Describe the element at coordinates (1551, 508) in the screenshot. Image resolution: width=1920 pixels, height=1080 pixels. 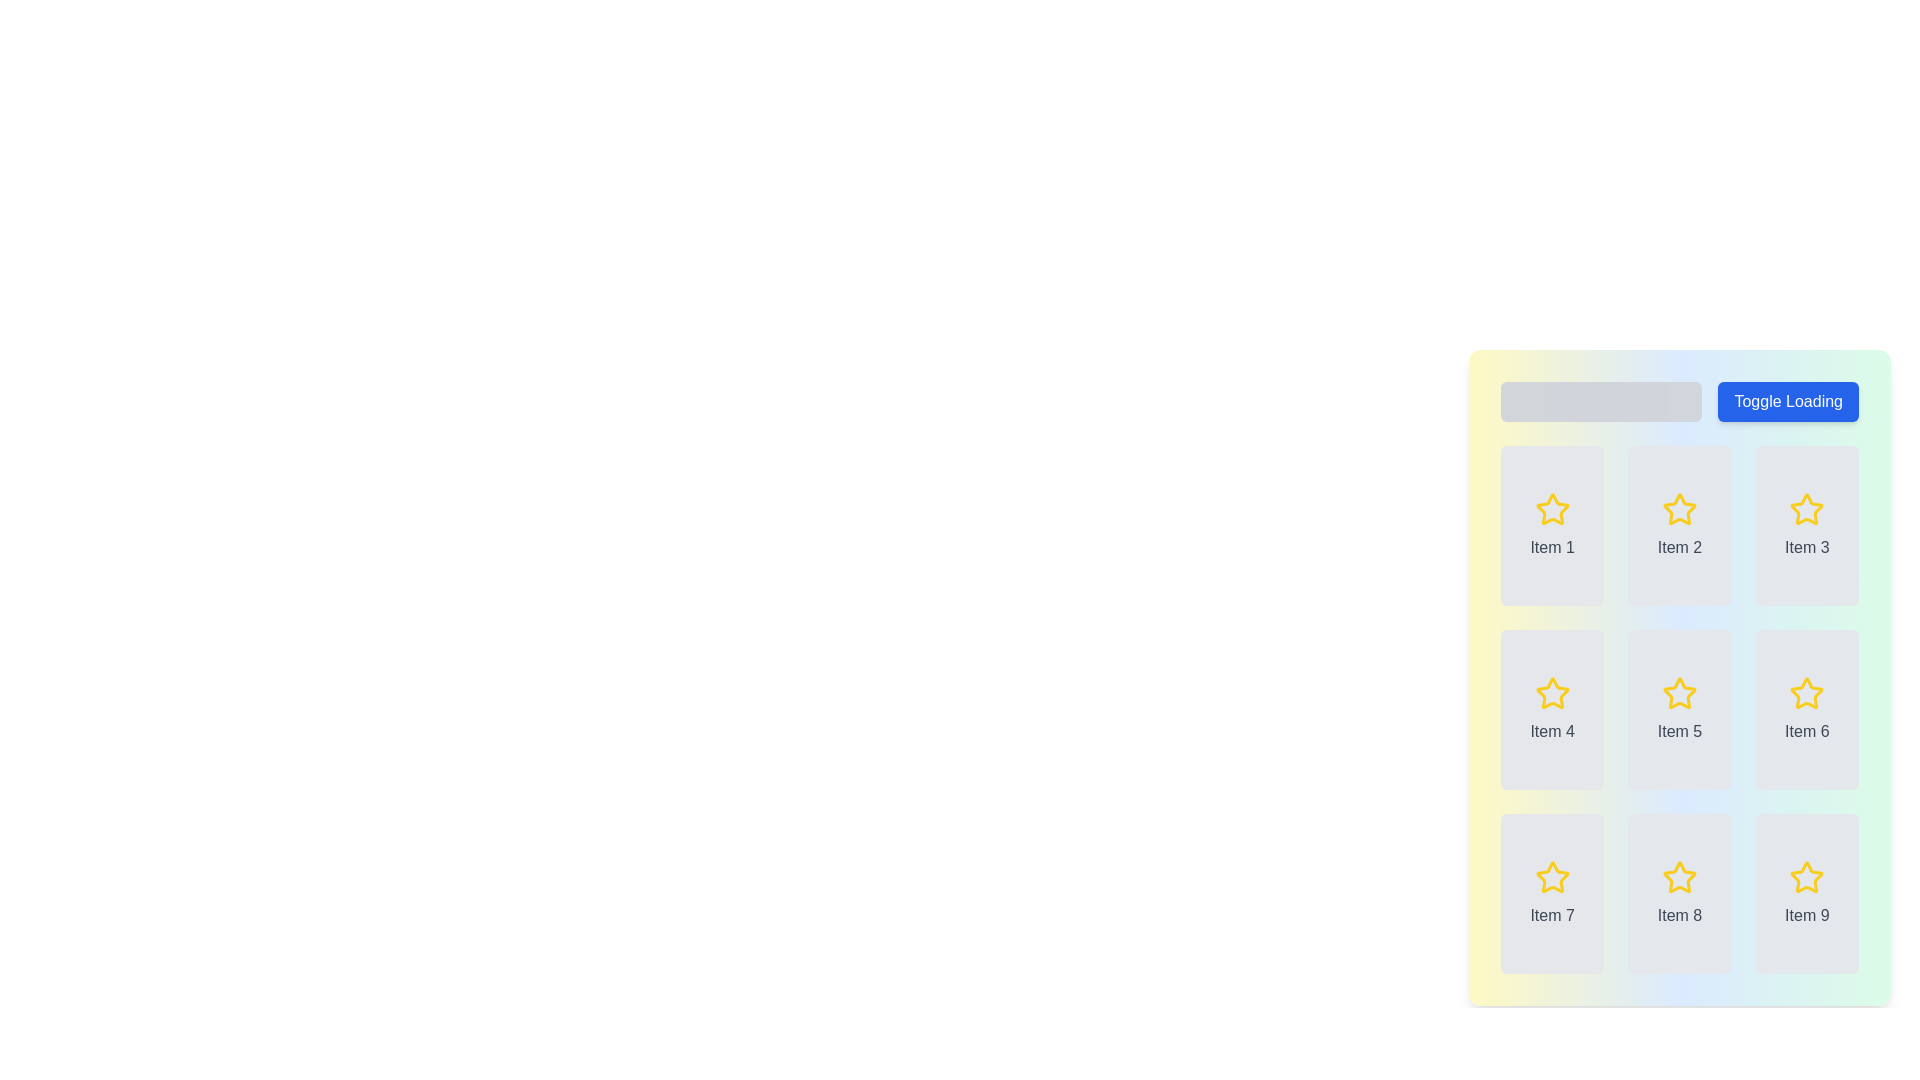
I see `the star icon representing 'Item 1', located in the top-left cell of the 3x3 grid layout, directly above the 'Item 1' text` at that location.